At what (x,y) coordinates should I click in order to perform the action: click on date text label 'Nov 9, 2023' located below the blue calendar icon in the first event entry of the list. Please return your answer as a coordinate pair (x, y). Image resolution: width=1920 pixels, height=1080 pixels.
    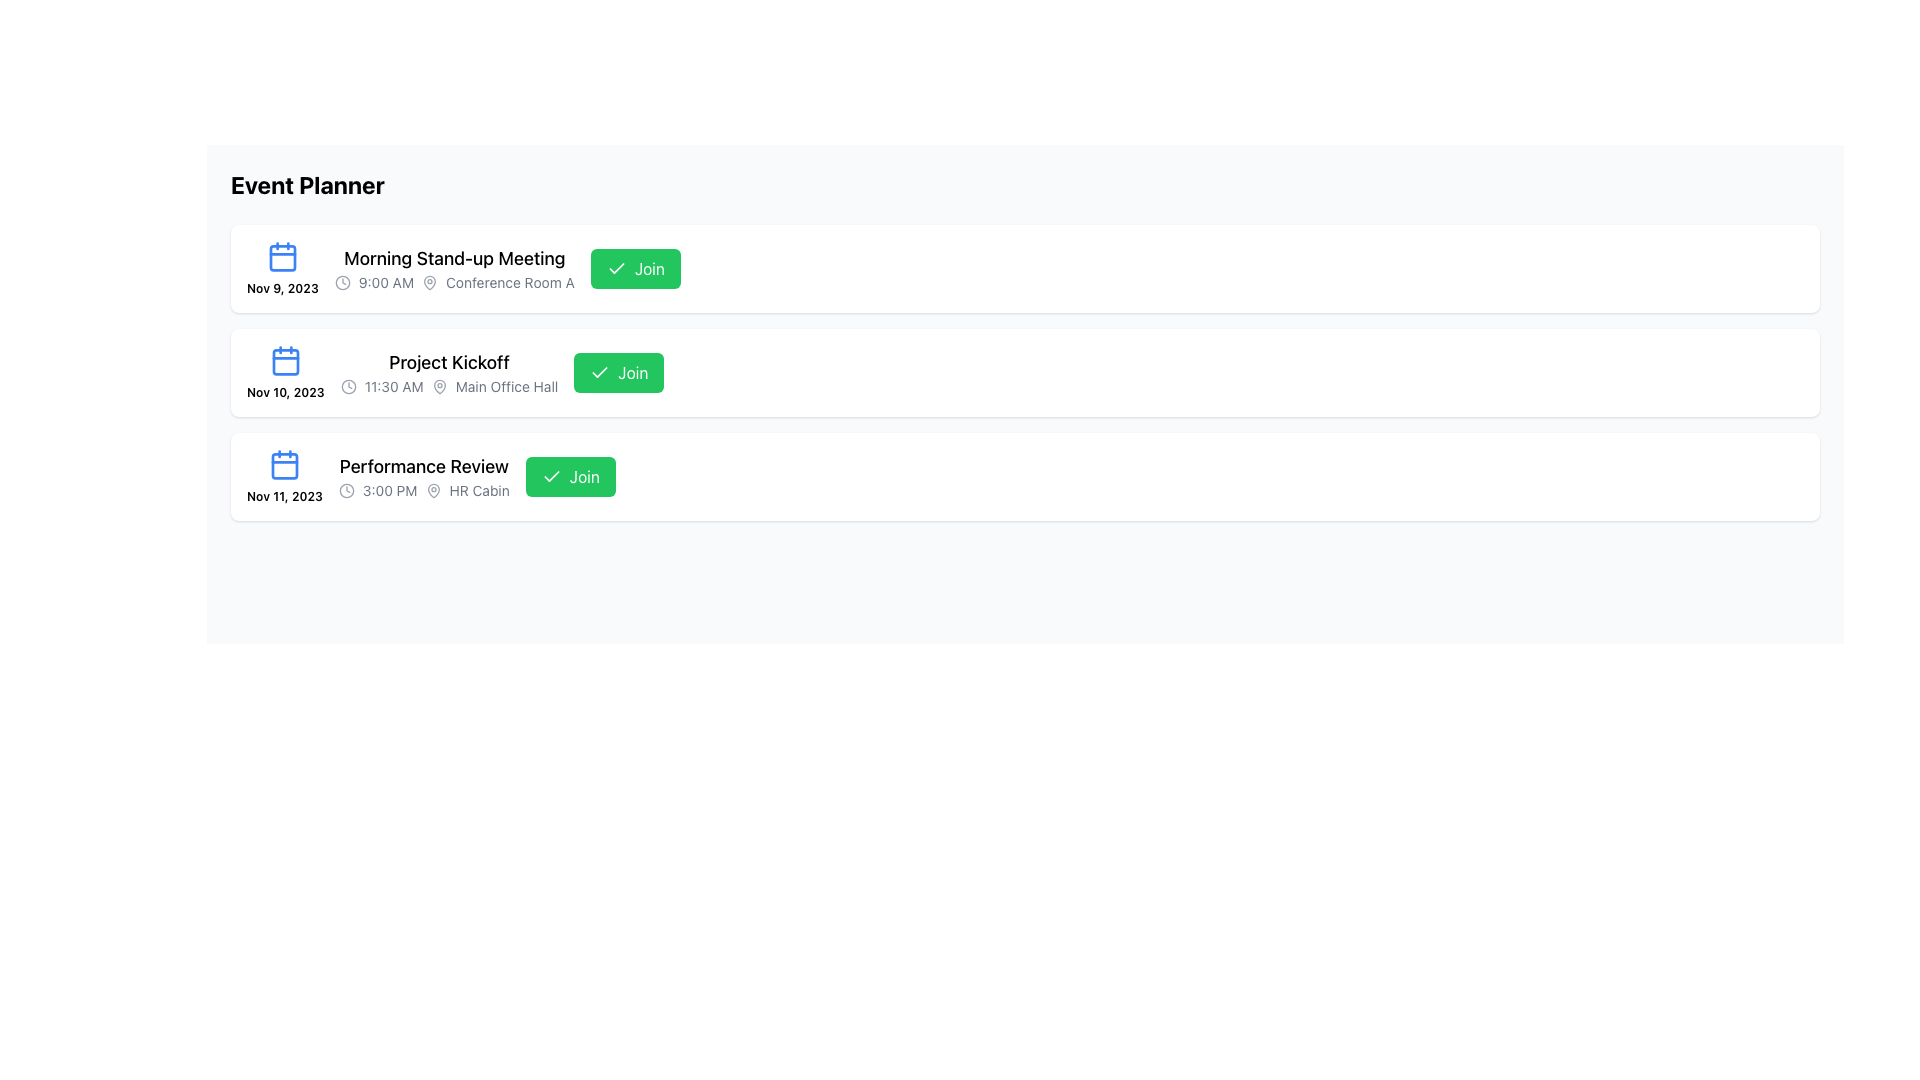
    Looking at the image, I should click on (281, 289).